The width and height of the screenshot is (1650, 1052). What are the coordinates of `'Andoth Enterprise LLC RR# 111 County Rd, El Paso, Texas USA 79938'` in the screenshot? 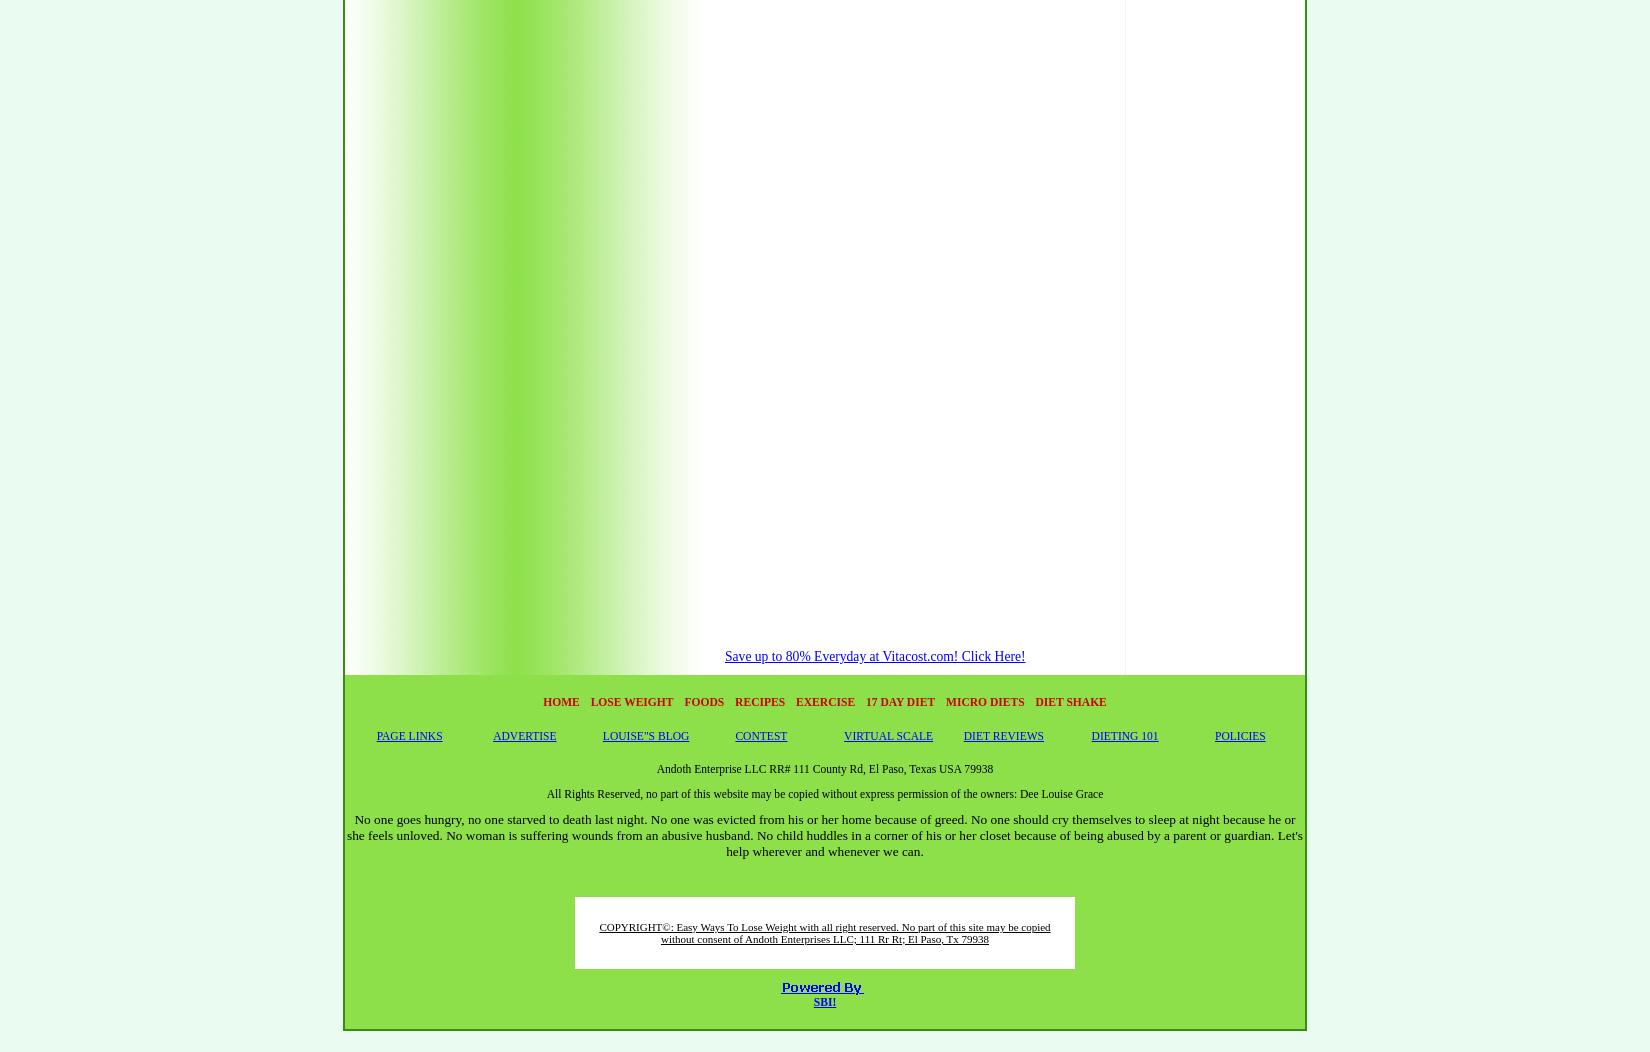 It's located at (655, 768).